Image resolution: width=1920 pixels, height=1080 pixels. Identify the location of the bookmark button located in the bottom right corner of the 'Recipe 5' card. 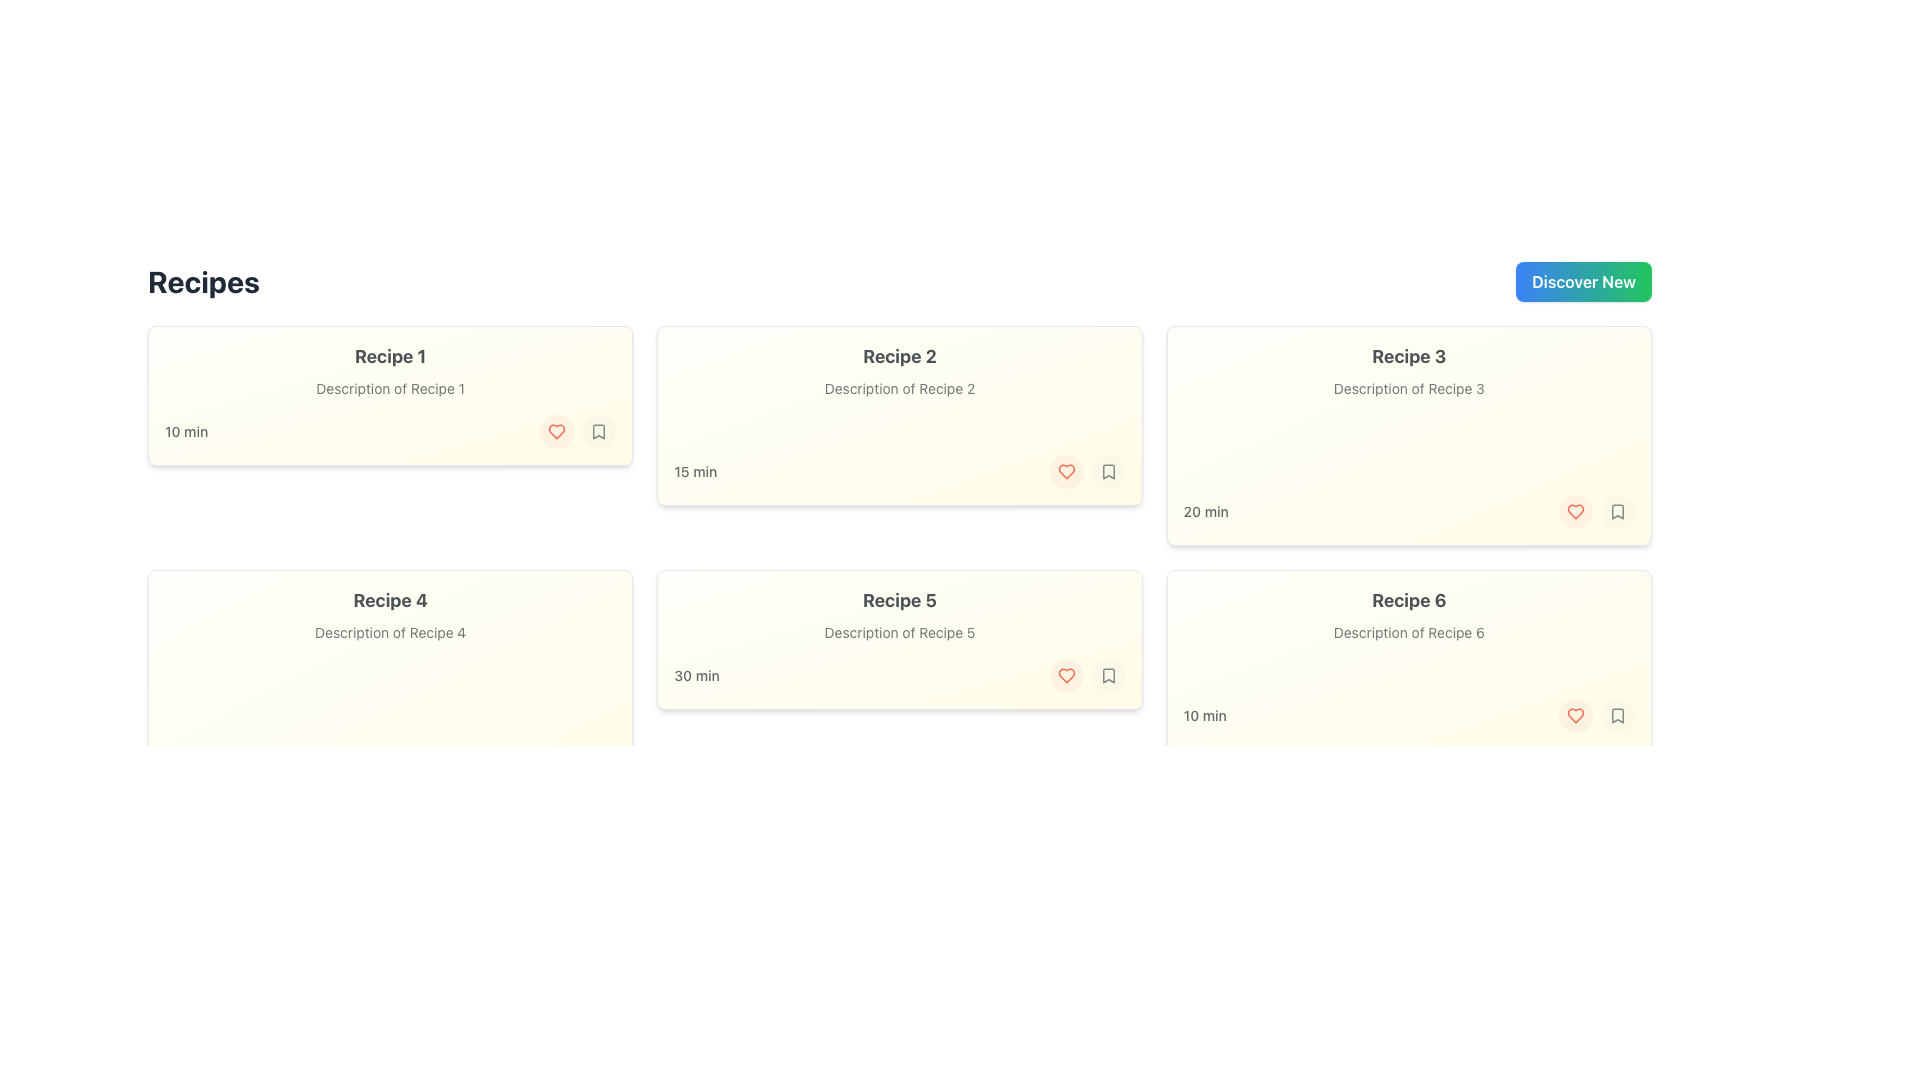
(1107, 675).